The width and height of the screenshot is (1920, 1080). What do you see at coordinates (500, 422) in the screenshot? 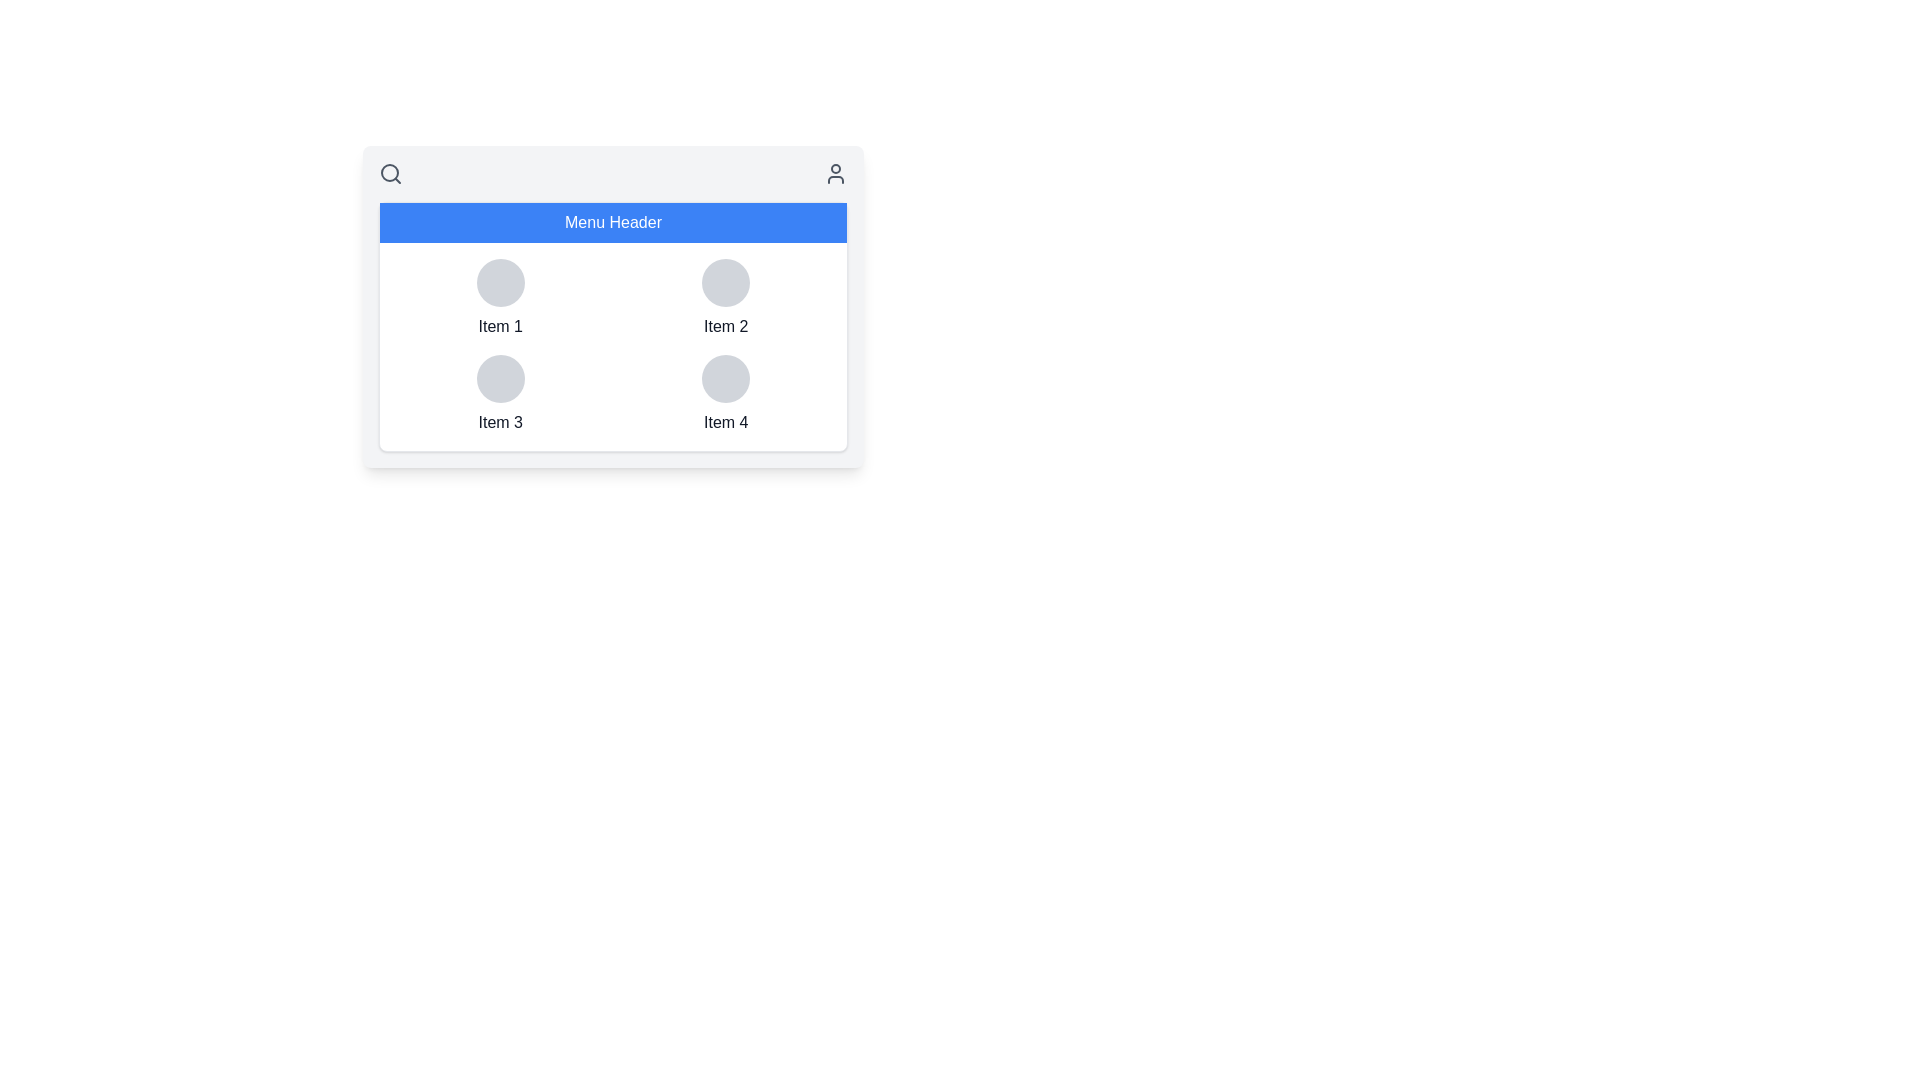
I see `the text label located in the third column and second row under the 'Menu Header', which provides a descriptive identification for the associated visual element` at bounding box center [500, 422].